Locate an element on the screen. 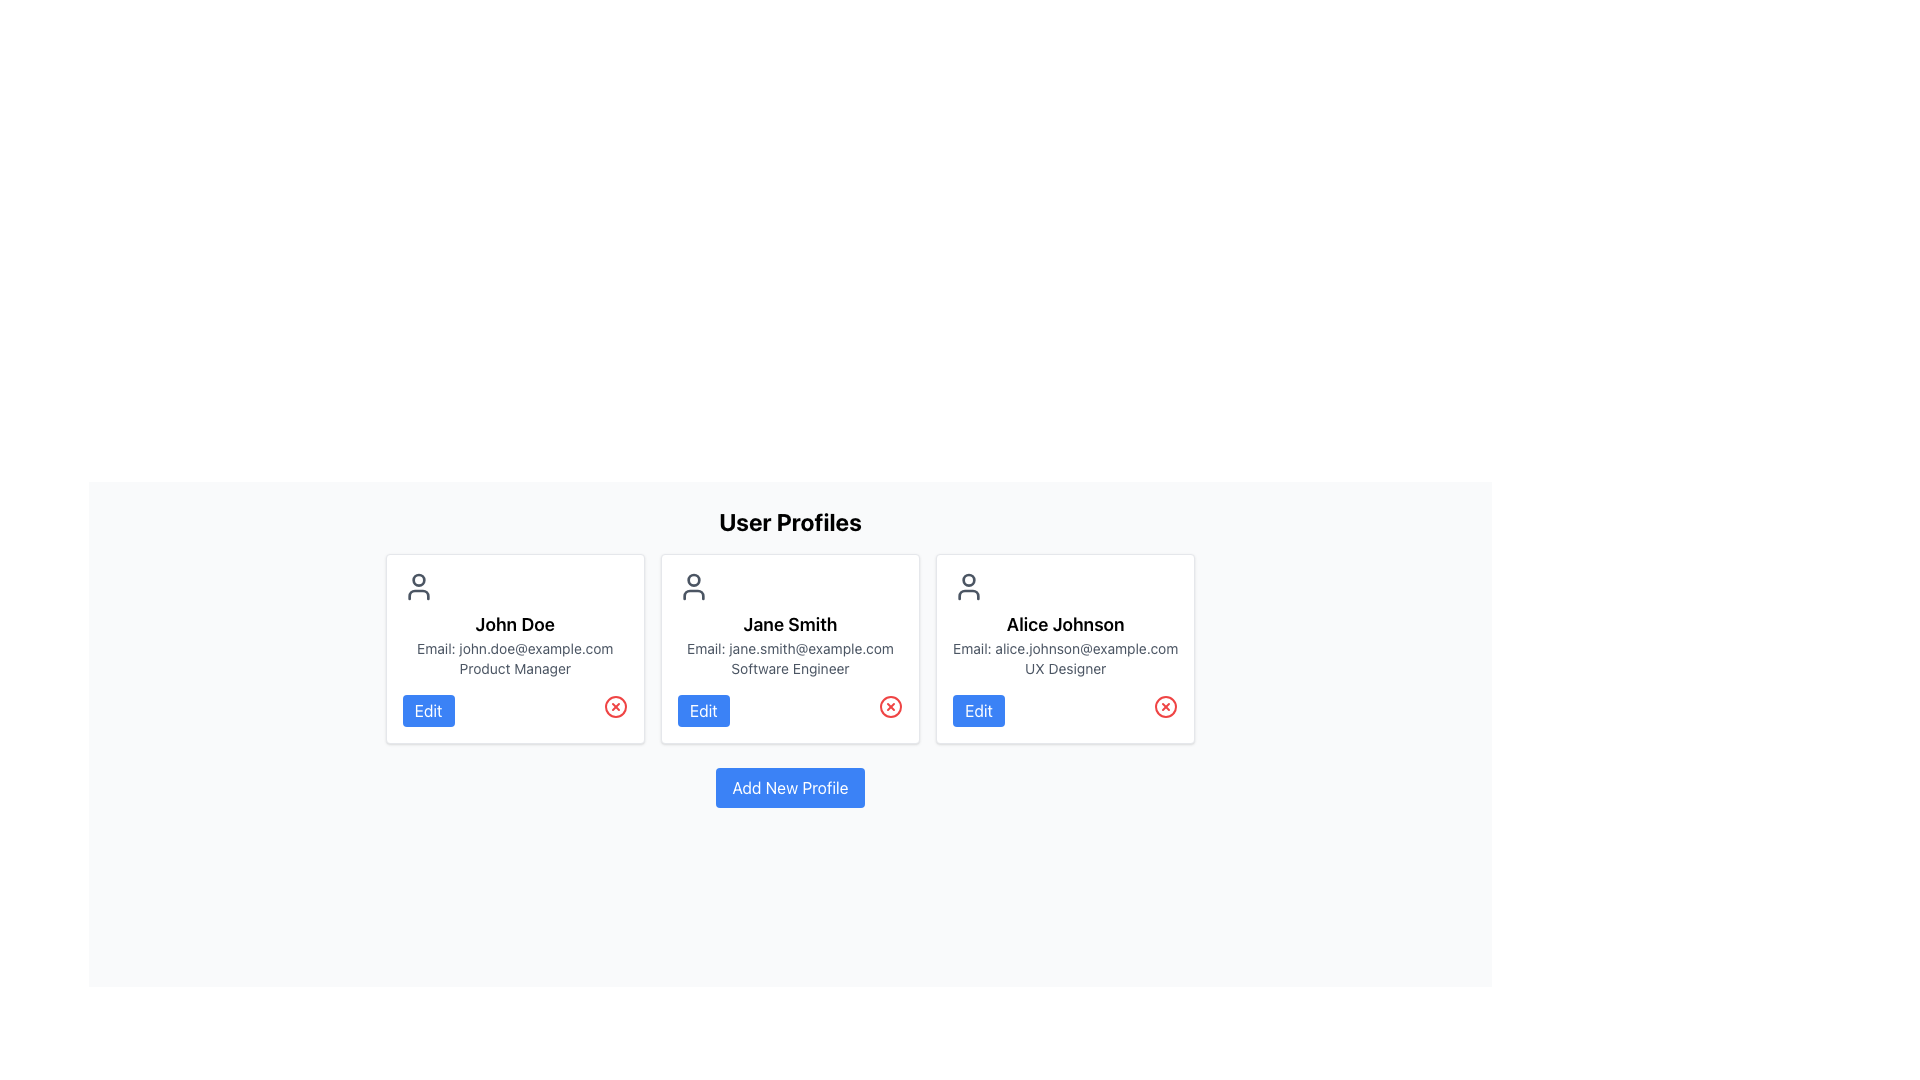 This screenshot has height=1080, width=1920. the user icon for 'Alice Johnson', which is located at the top center of her profile card, above her name, email, and job title is located at coordinates (969, 585).